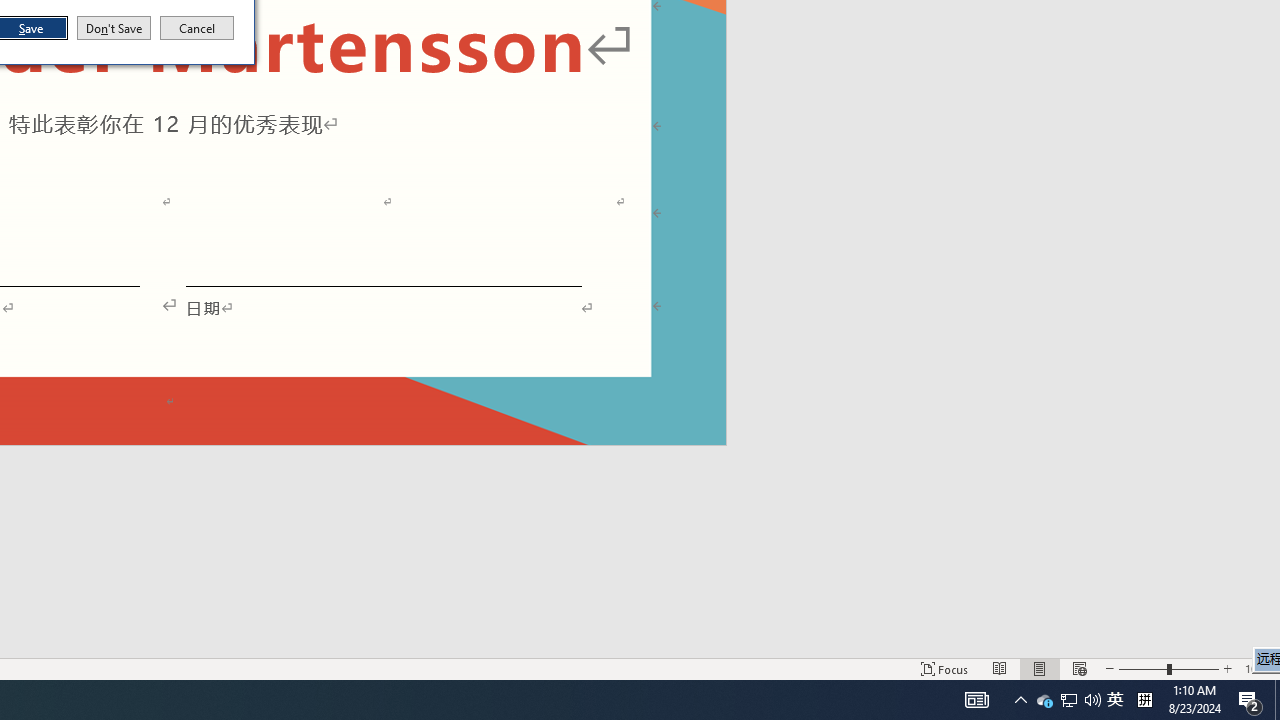 The width and height of the screenshot is (1280, 720). I want to click on 'Don', so click(112, 28).